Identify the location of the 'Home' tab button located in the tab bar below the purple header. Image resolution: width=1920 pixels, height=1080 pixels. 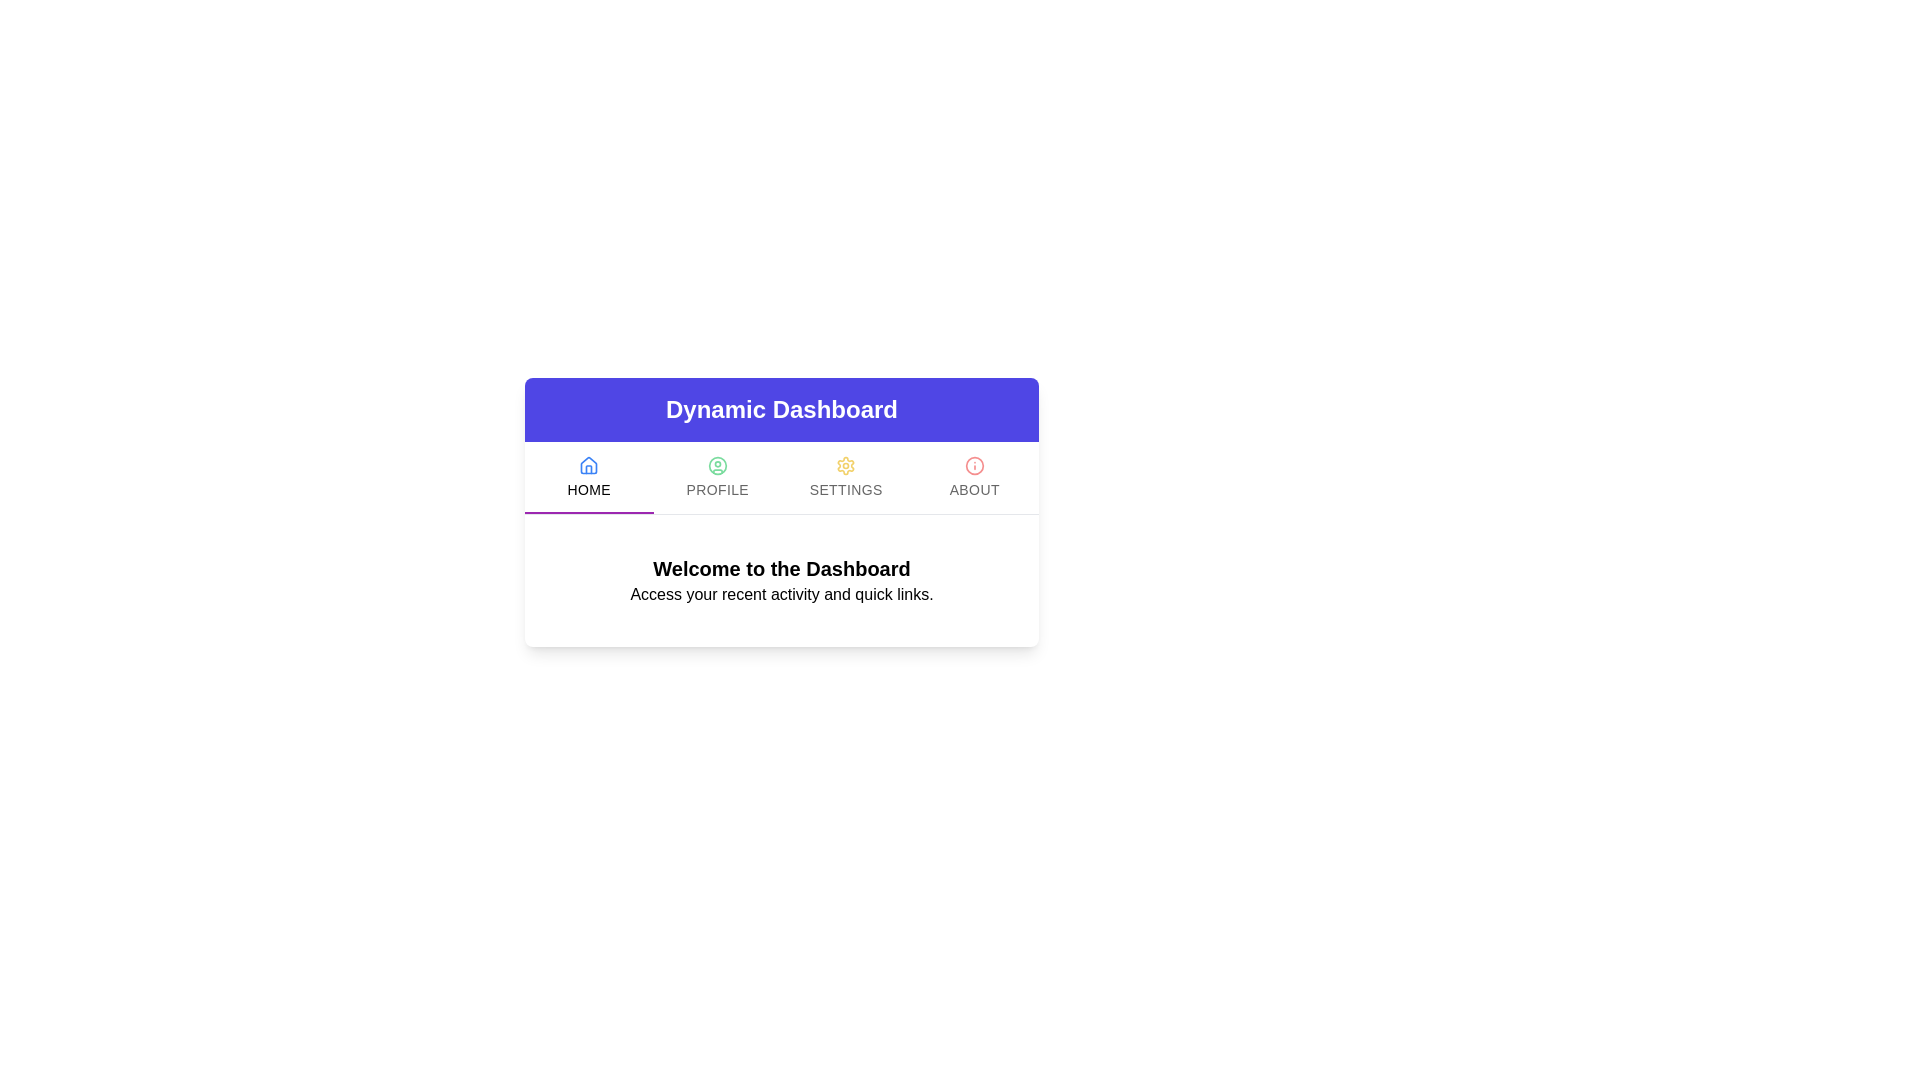
(588, 478).